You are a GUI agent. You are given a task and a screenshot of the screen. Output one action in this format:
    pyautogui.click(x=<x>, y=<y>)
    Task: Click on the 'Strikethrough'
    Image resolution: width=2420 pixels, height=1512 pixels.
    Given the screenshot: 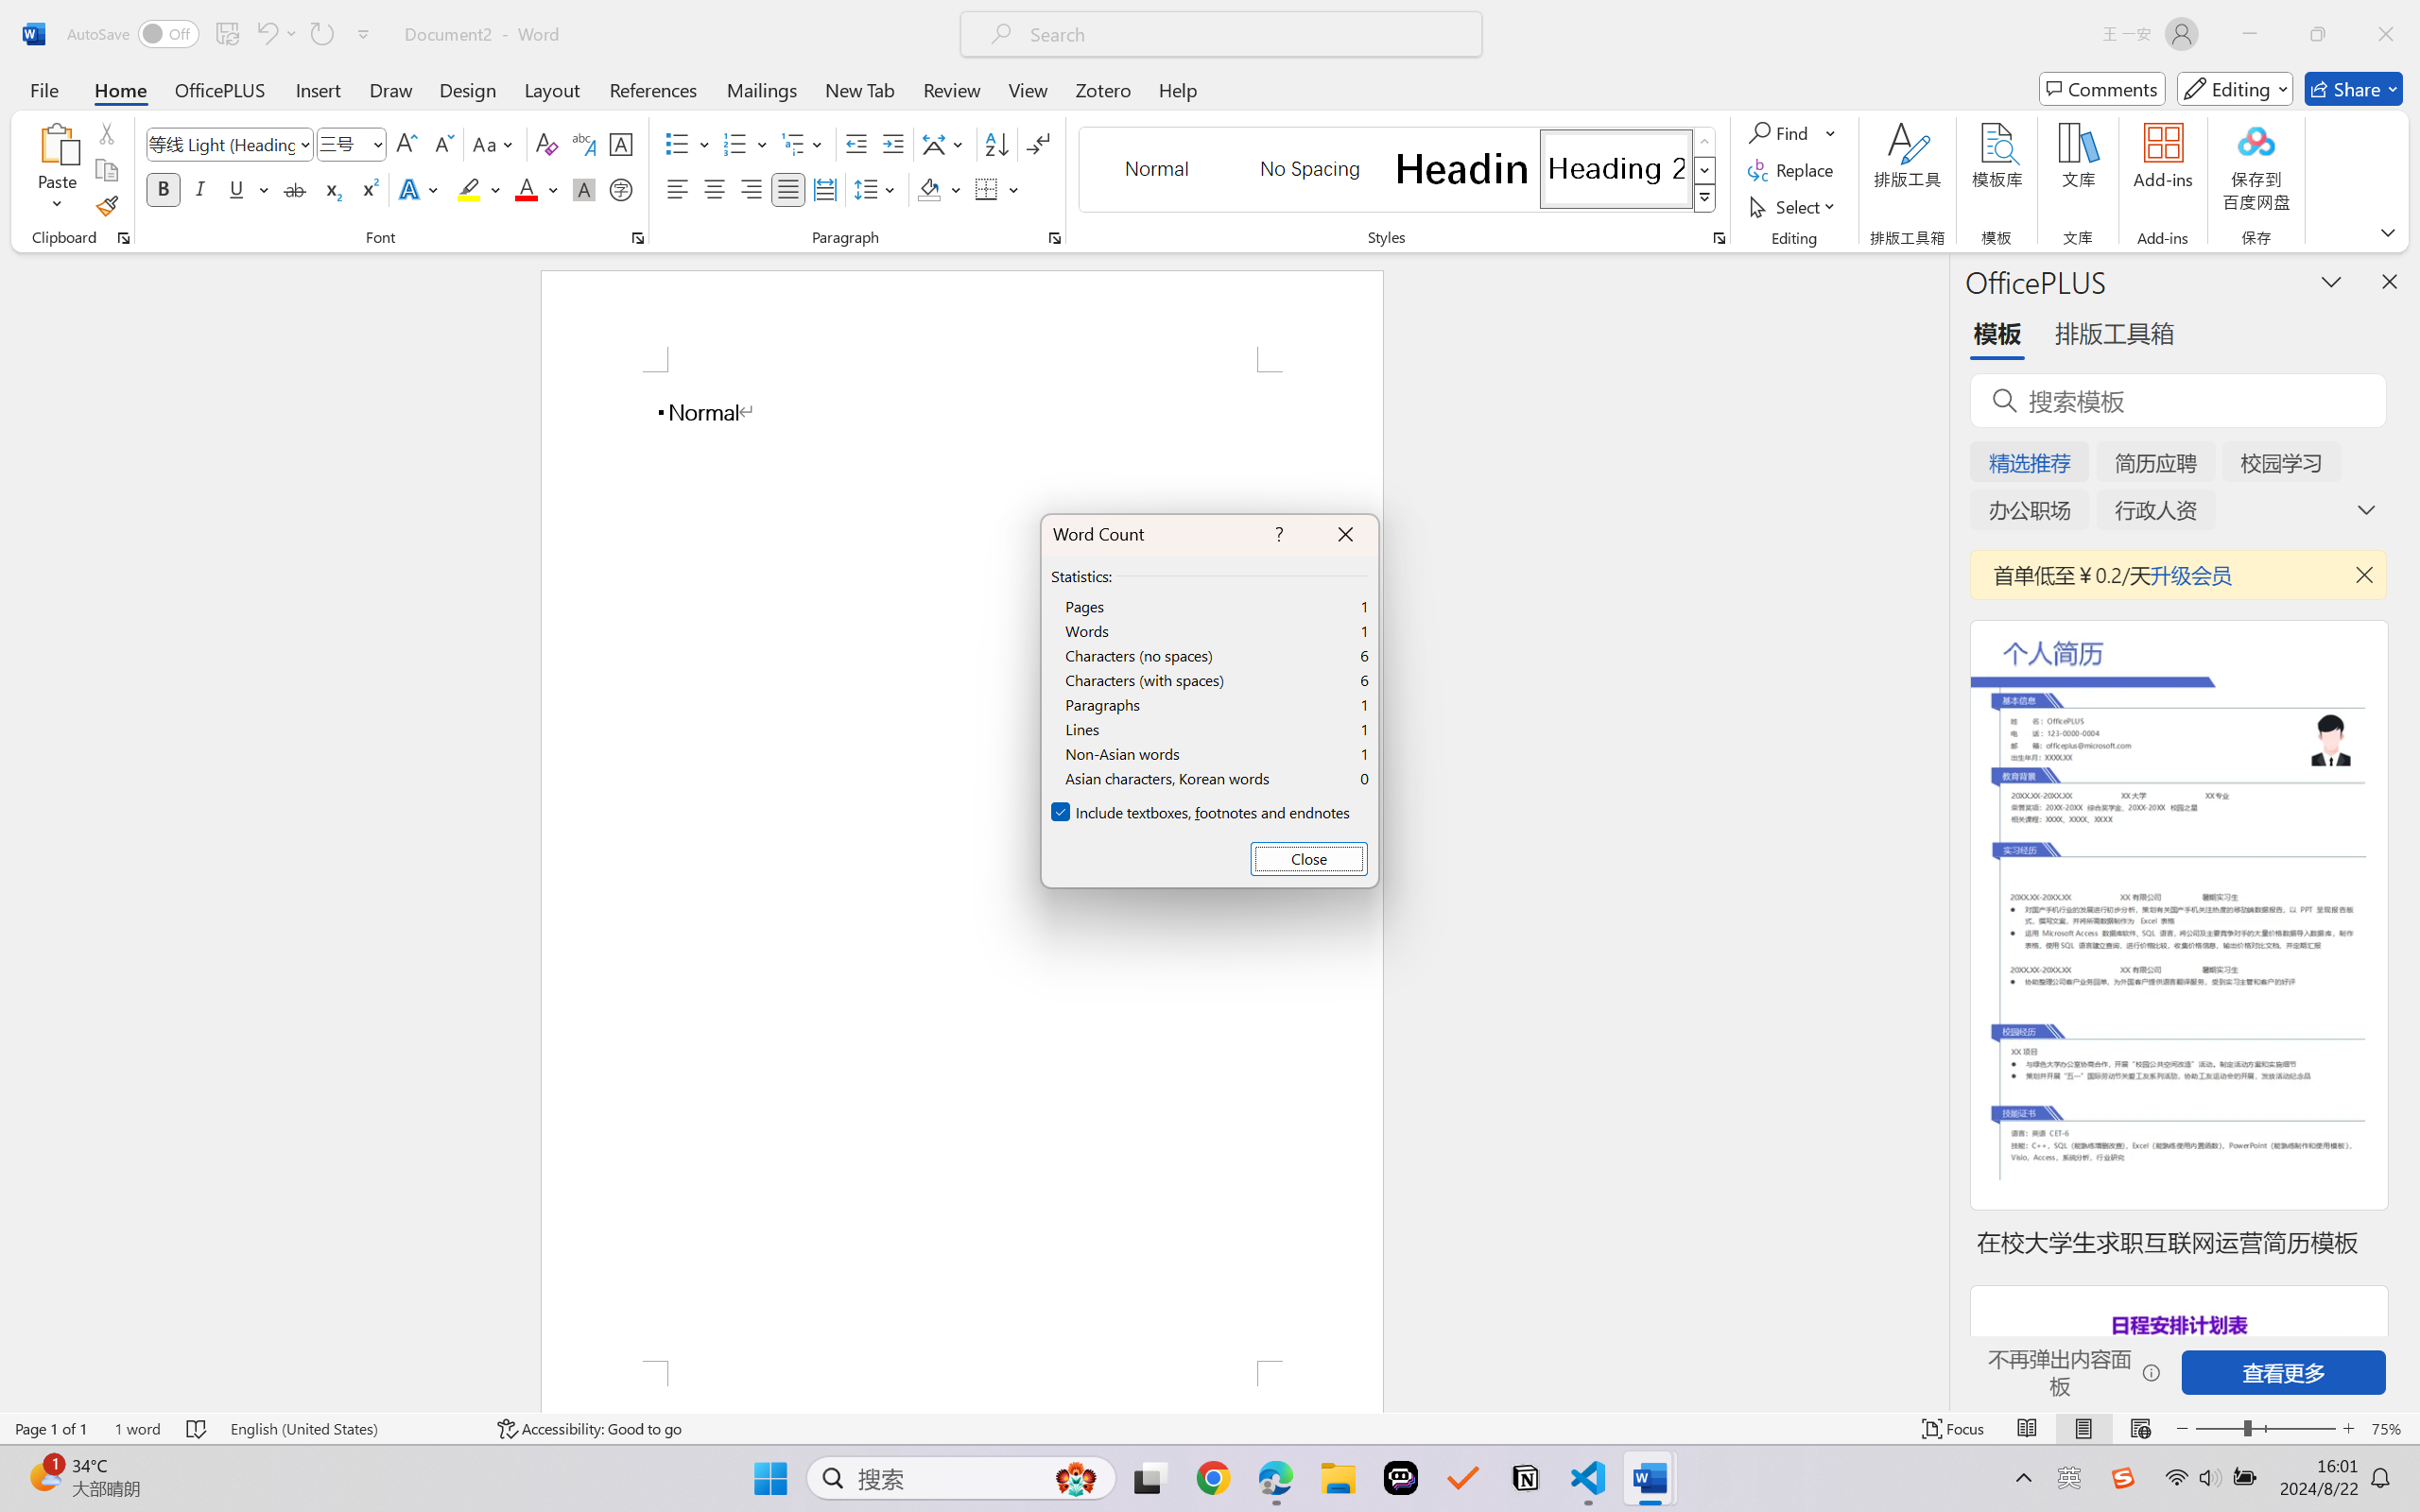 What is the action you would take?
    pyautogui.click(x=294, y=188)
    